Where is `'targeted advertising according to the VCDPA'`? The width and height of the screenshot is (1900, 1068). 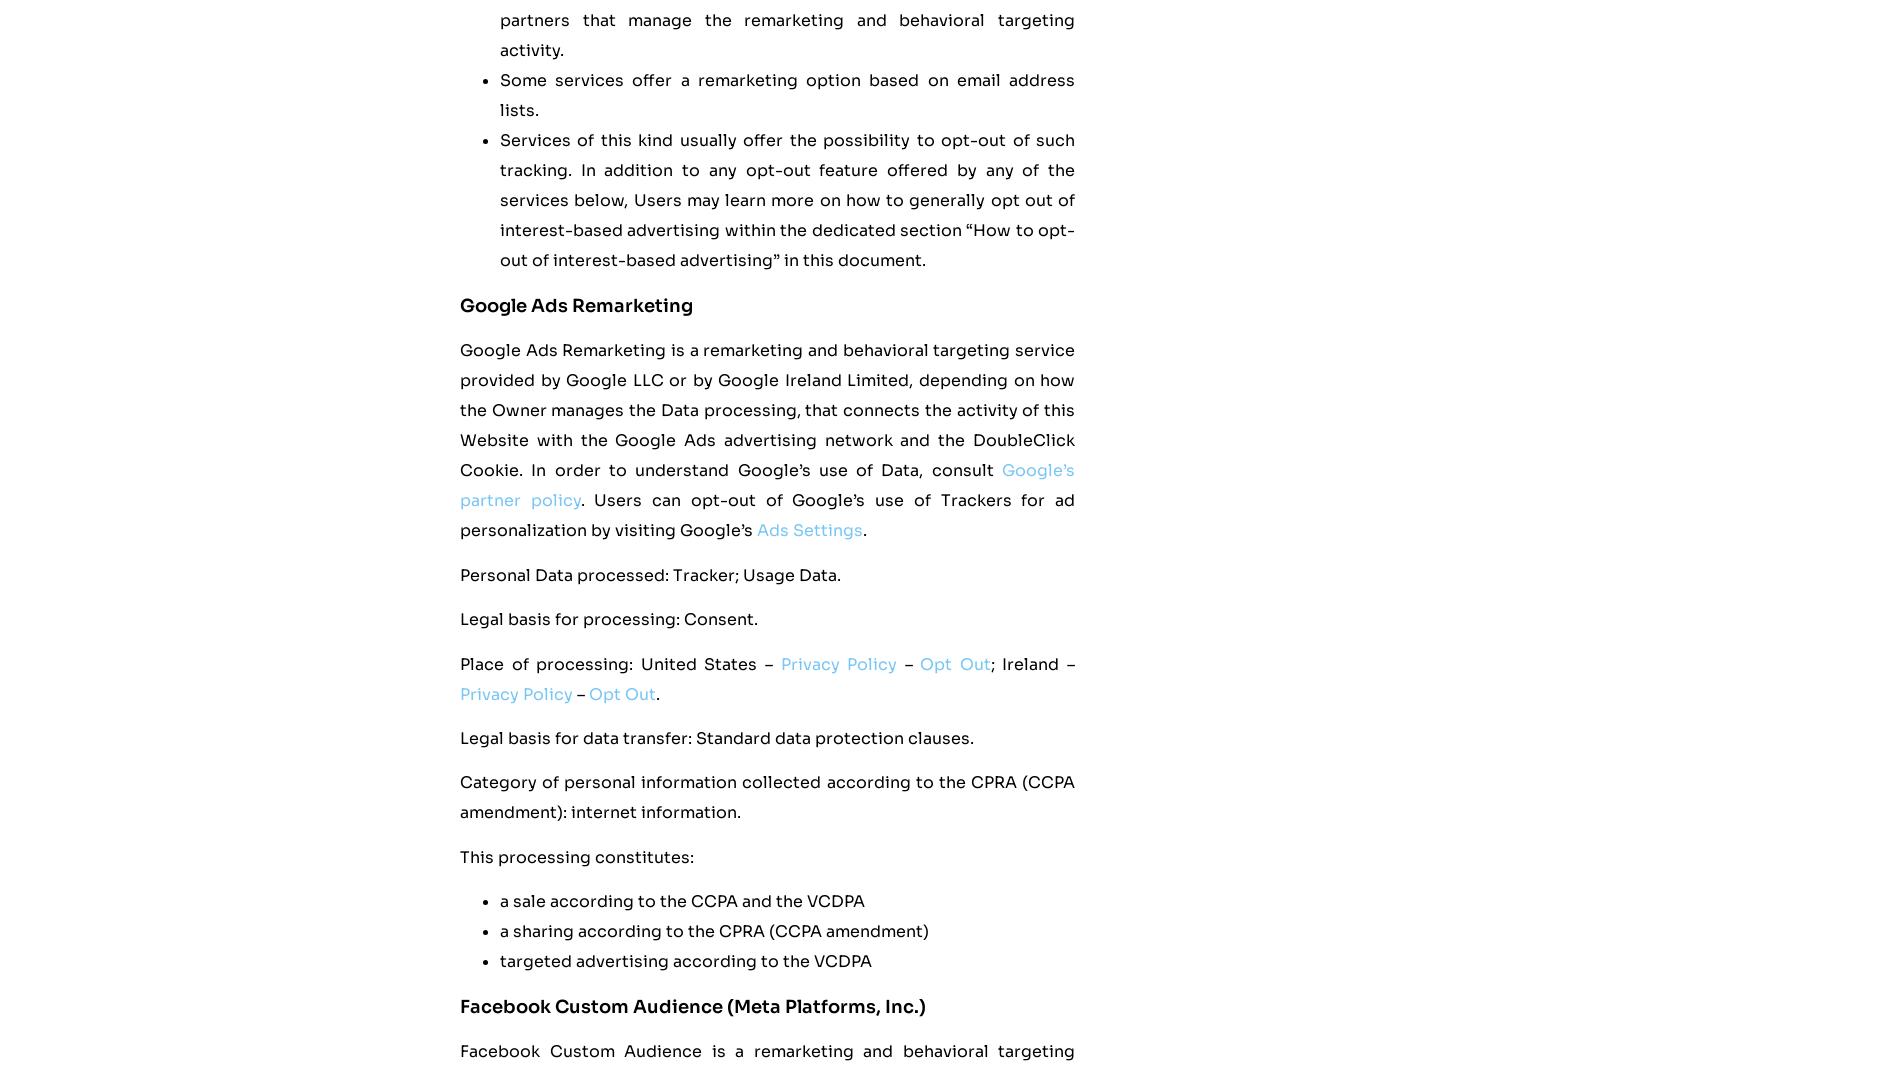
'targeted advertising according to the VCDPA' is located at coordinates (686, 961).